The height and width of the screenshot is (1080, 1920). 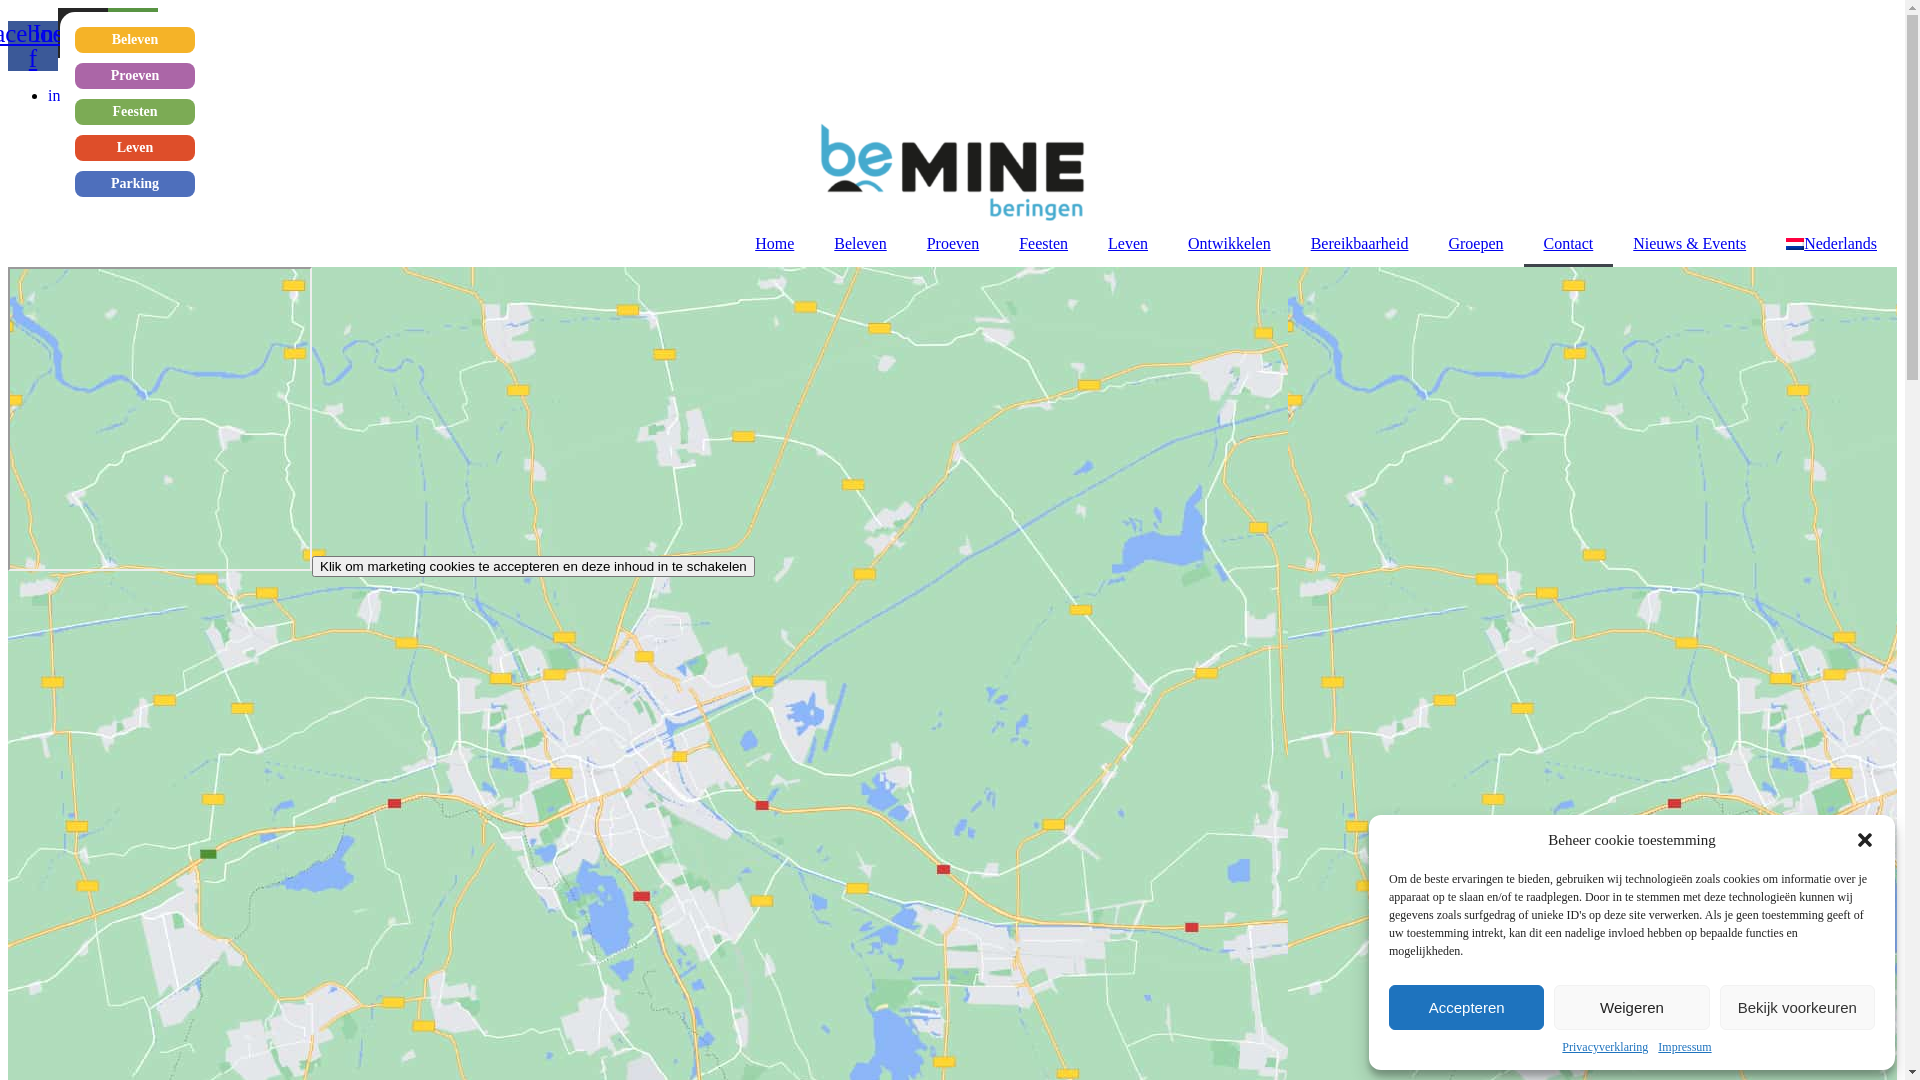 What do you see at coordinates (1683, 1046) in the screenshot?
I see `'Impressum'` at bounding box center [1683, 1046].